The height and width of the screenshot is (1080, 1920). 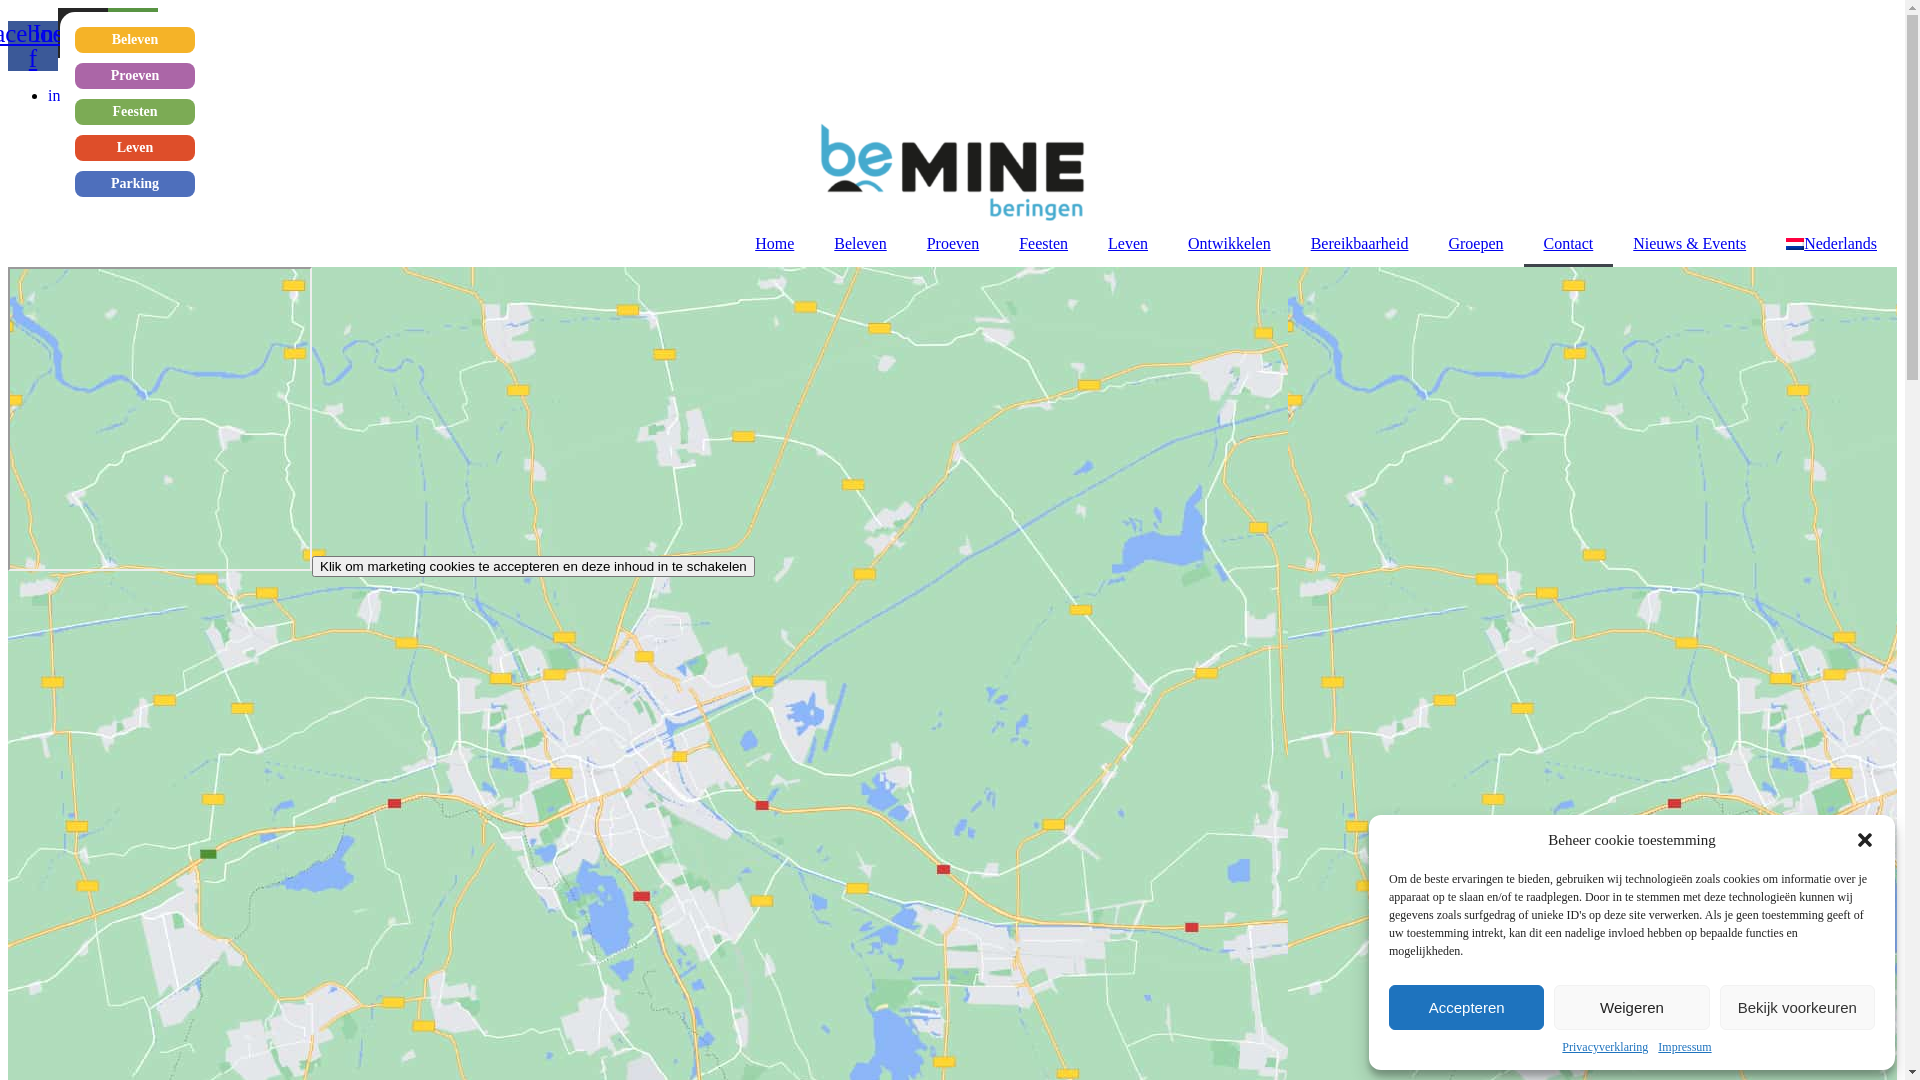 What do you see at coordinates (1683, 1046) in the screenshot?
I see `'Impressum'` at bounding box center [1683, 1046].